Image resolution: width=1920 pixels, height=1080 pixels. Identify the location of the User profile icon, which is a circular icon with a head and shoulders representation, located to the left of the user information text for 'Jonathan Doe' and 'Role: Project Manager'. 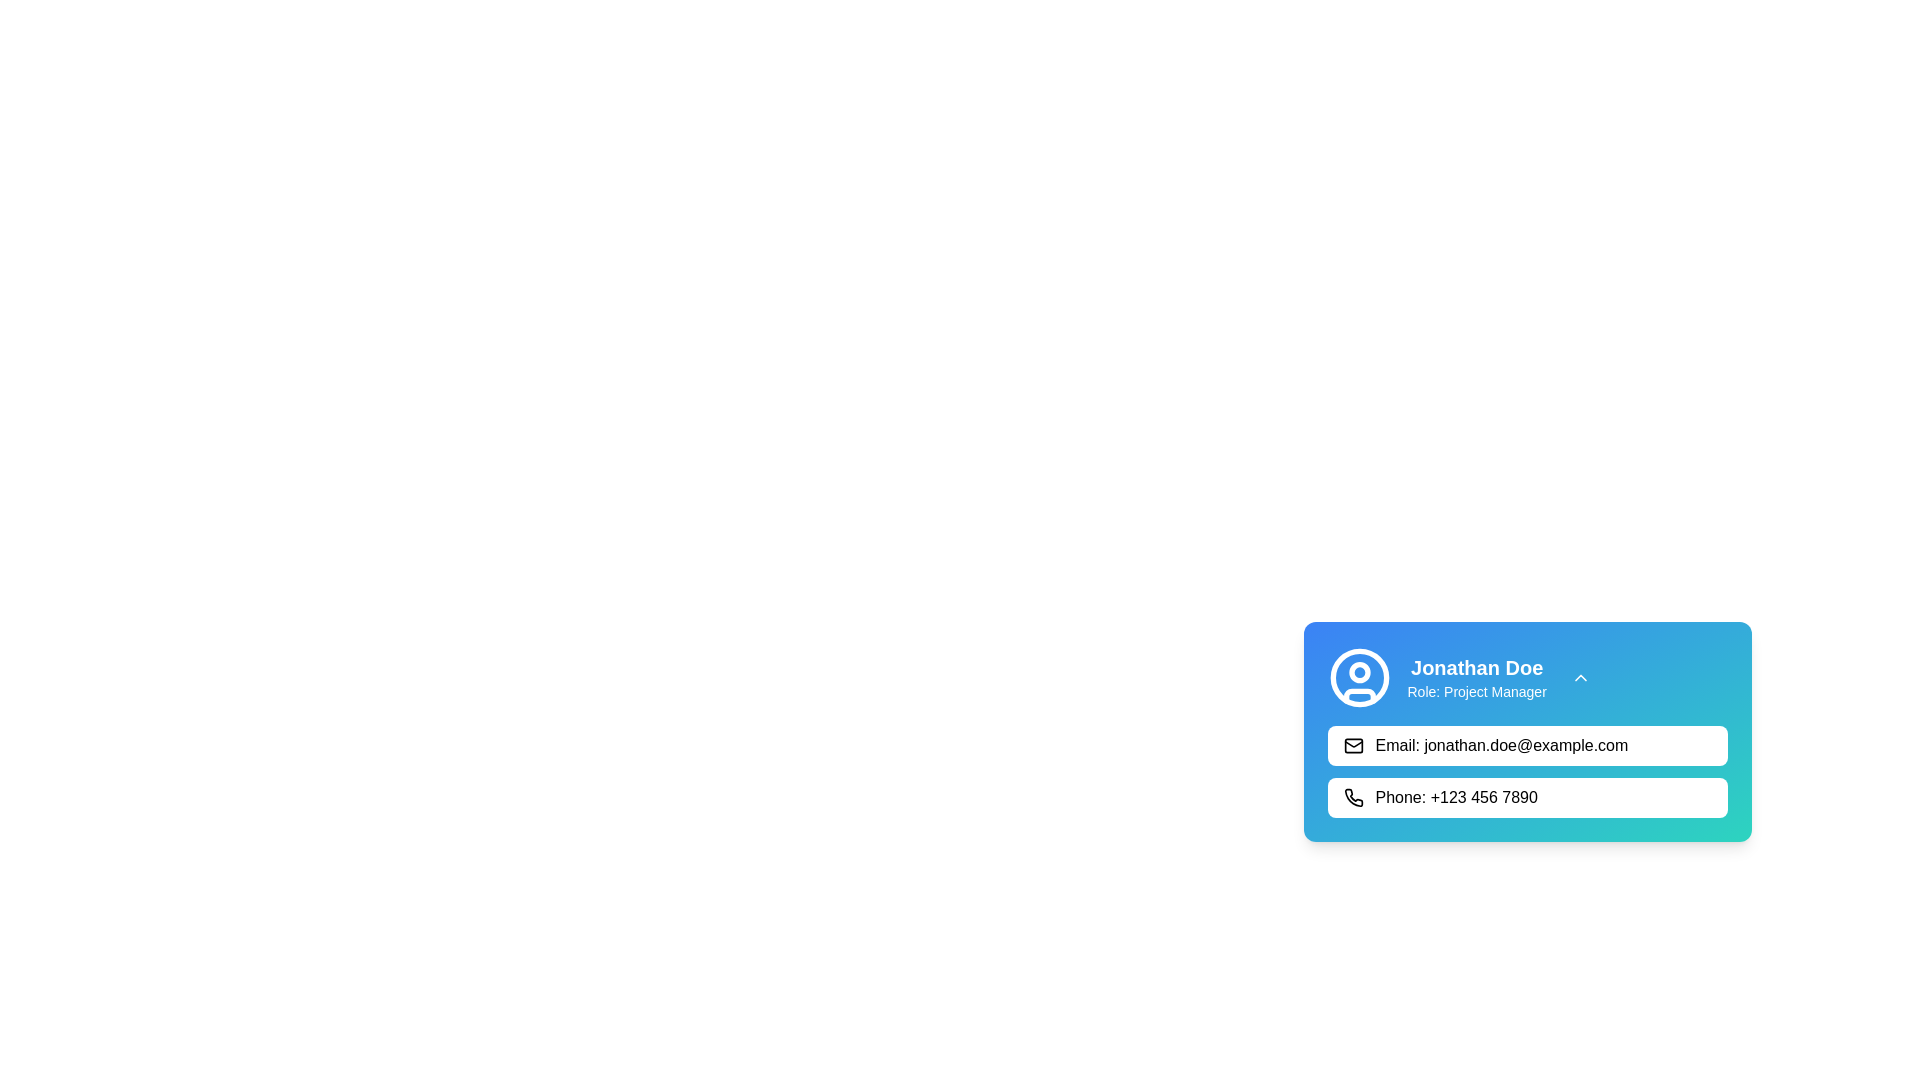
(1359, 677).